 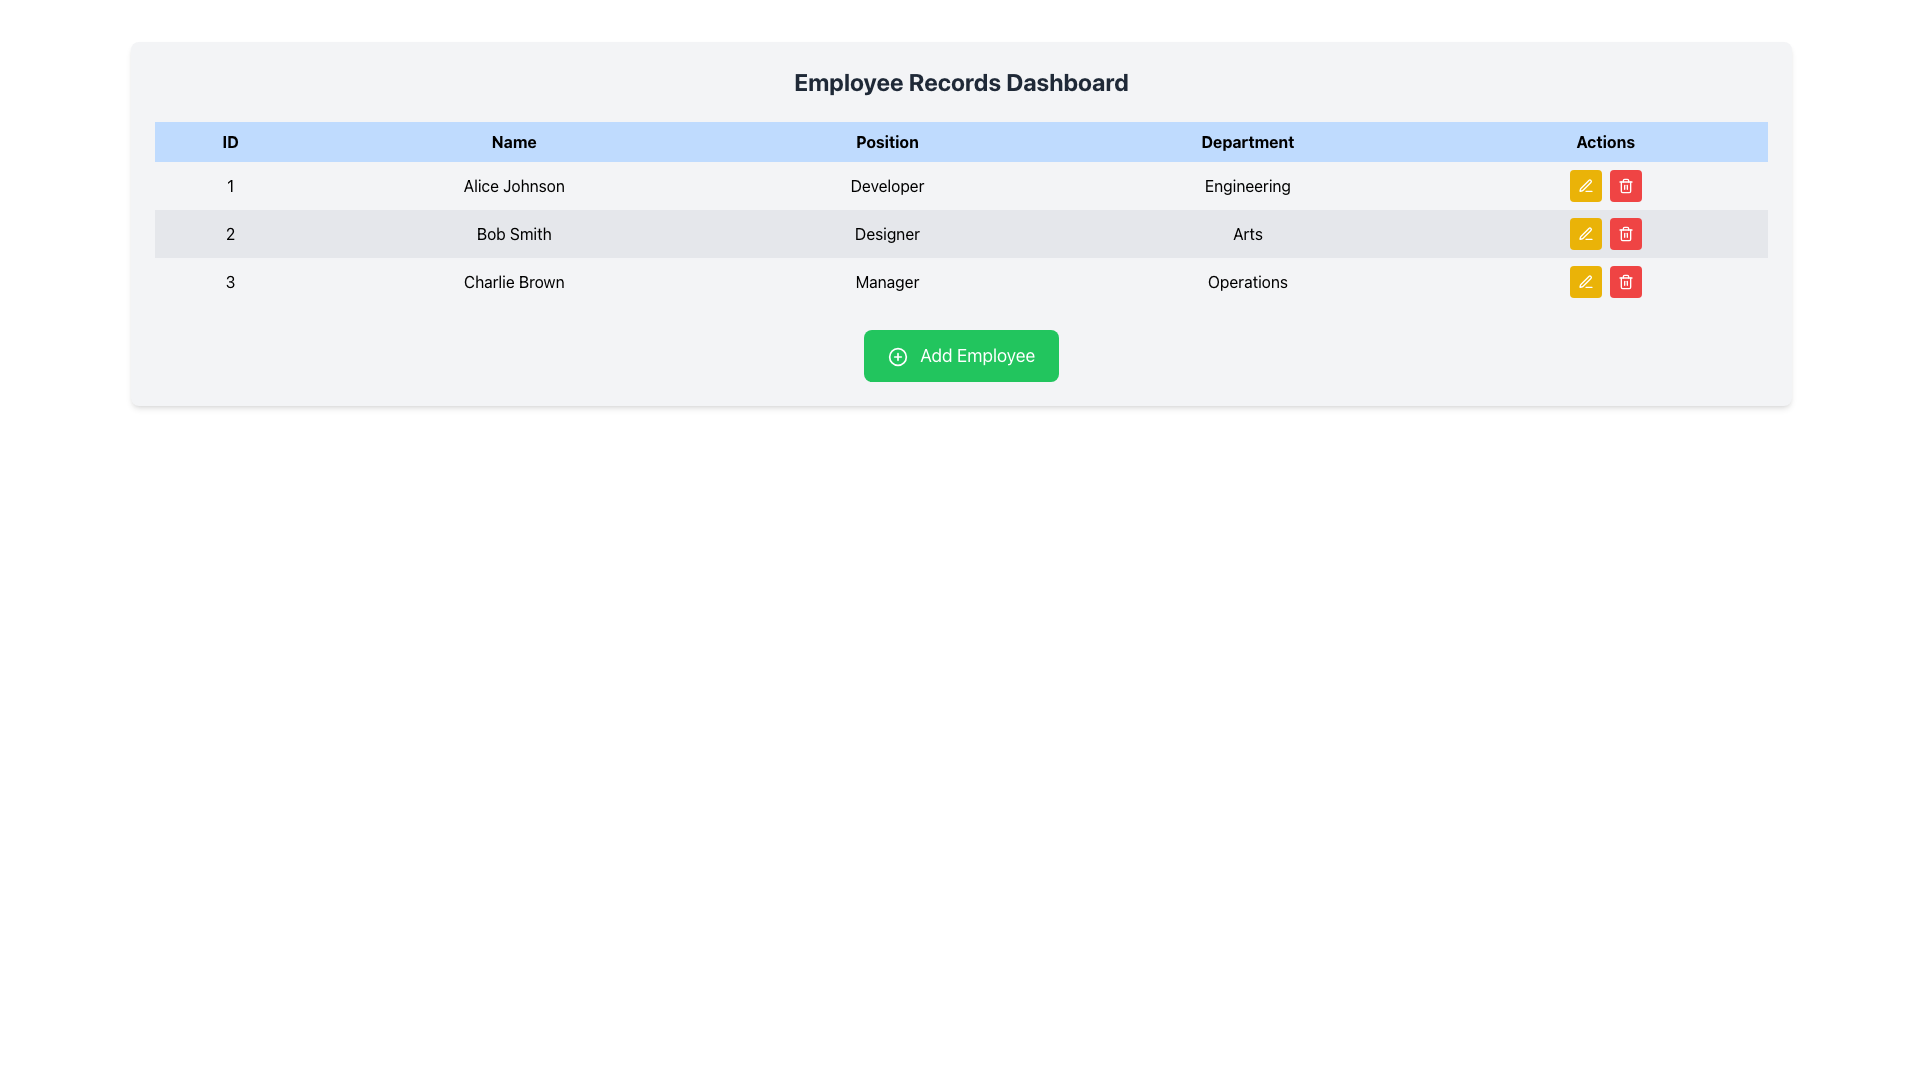 I want to click on the text element displaying 'Designer' located in the second row of the employee details table, centered horizontally in the same row as 'Bob Smith', so click(x=886, y=233).